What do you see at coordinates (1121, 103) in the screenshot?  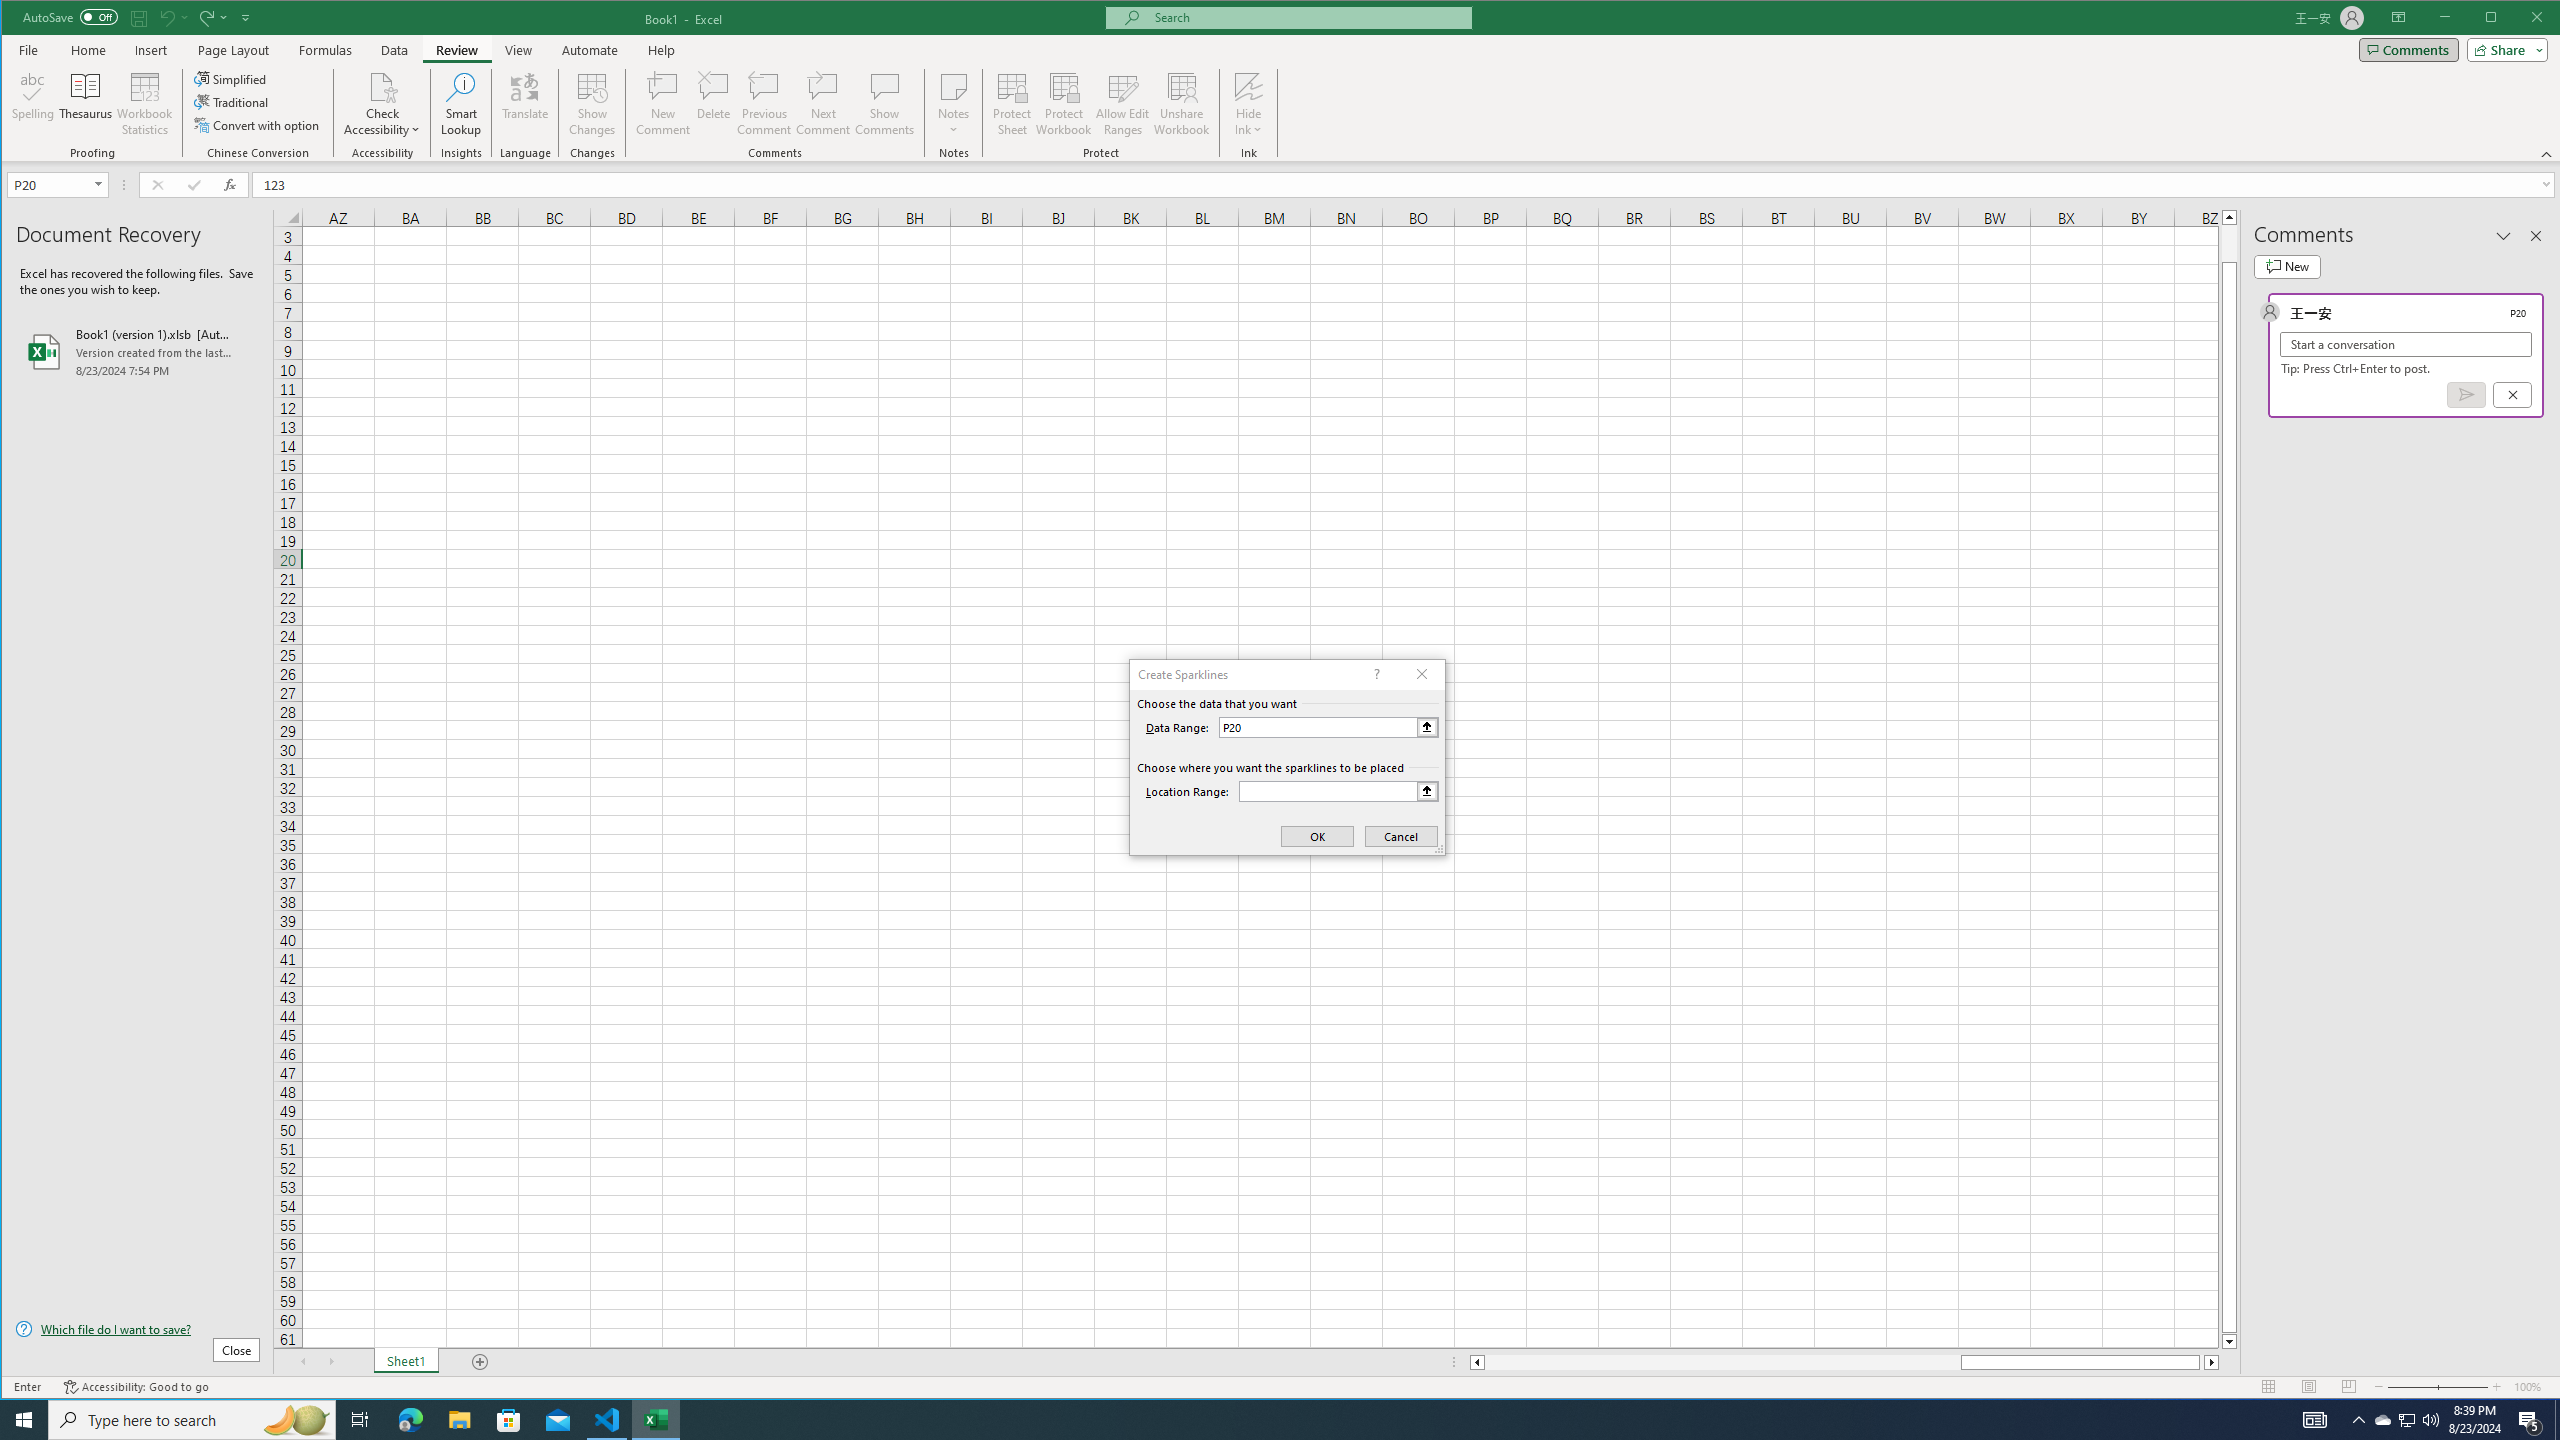 I see `'Allow Edit Ranges'` at bounding box center [1121, 103].